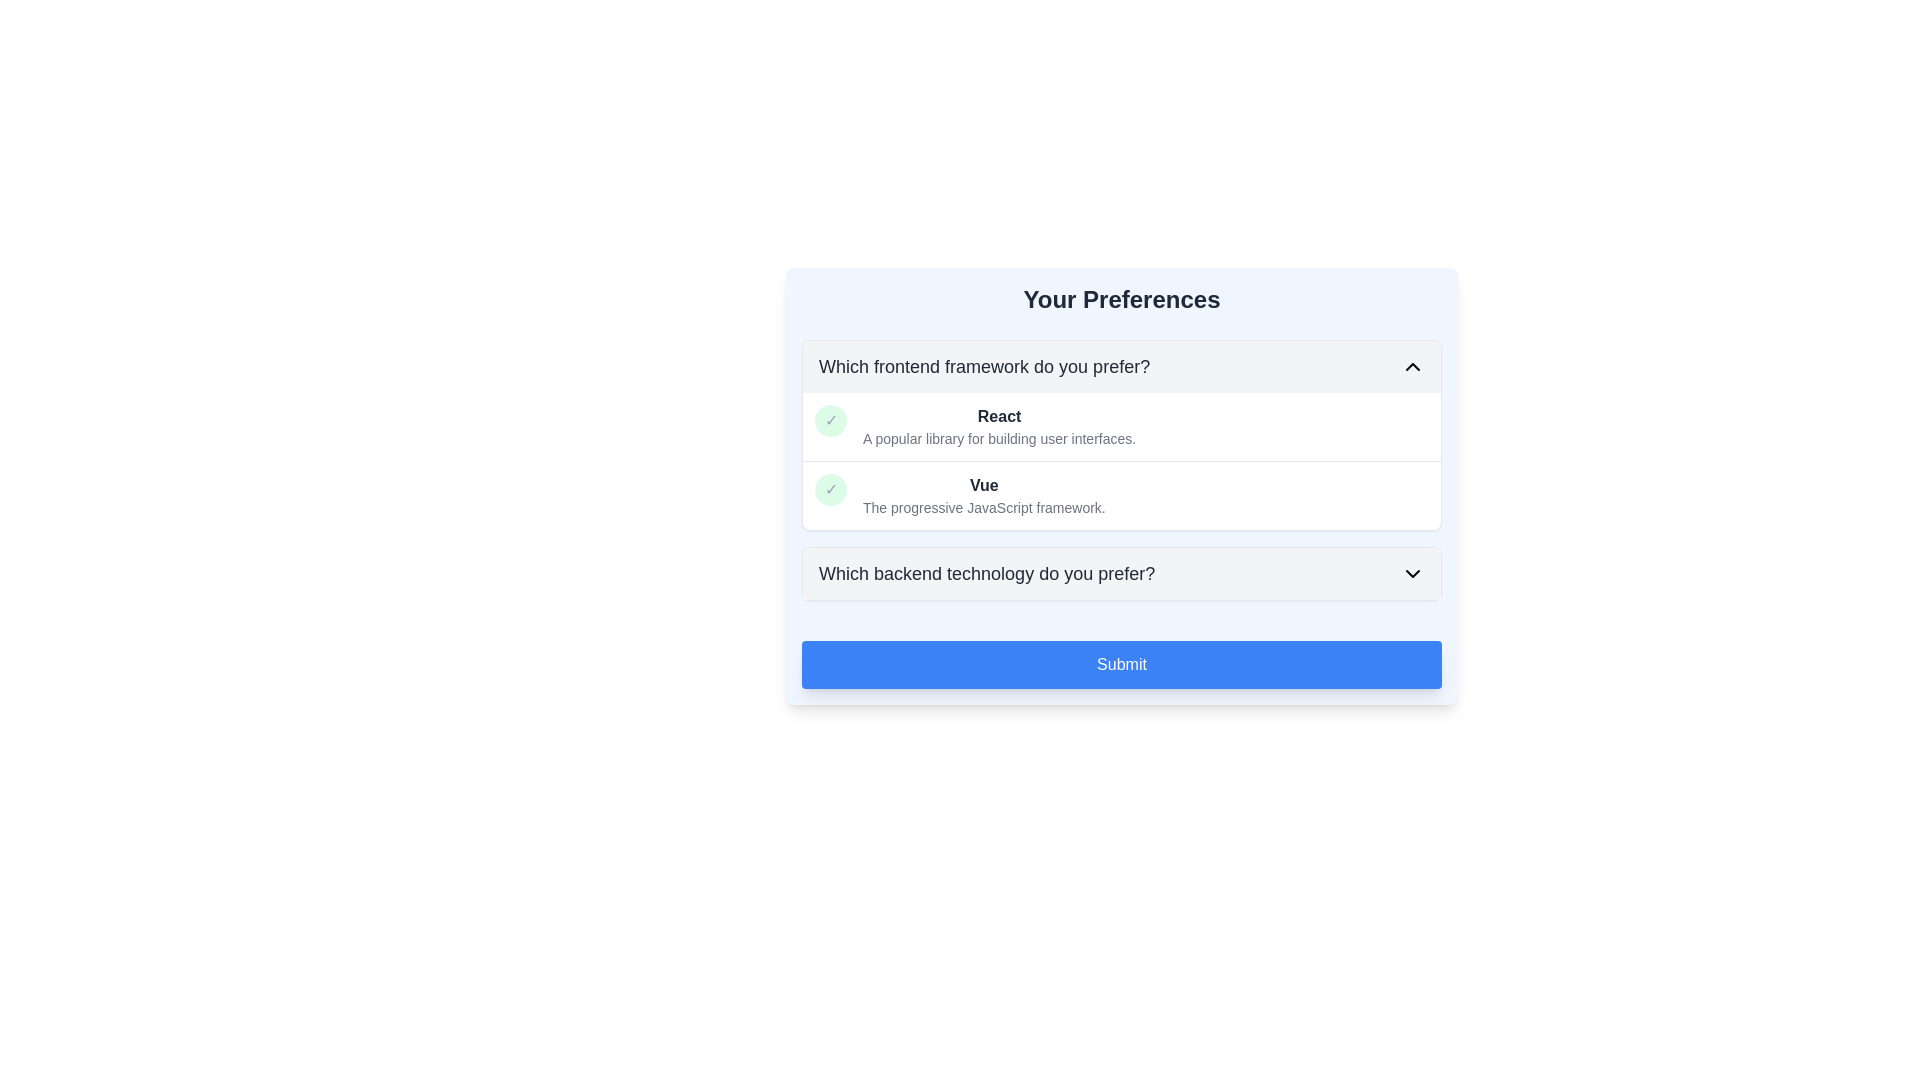  What do you see at coordinates (999, 426) in the screenshot?
I see `text block displaying 'React' in bold and its description 'A popular library for building user interfaces.' located under the question 'Which frontend framework do you prefer?'` at bounding box center [999, 426].